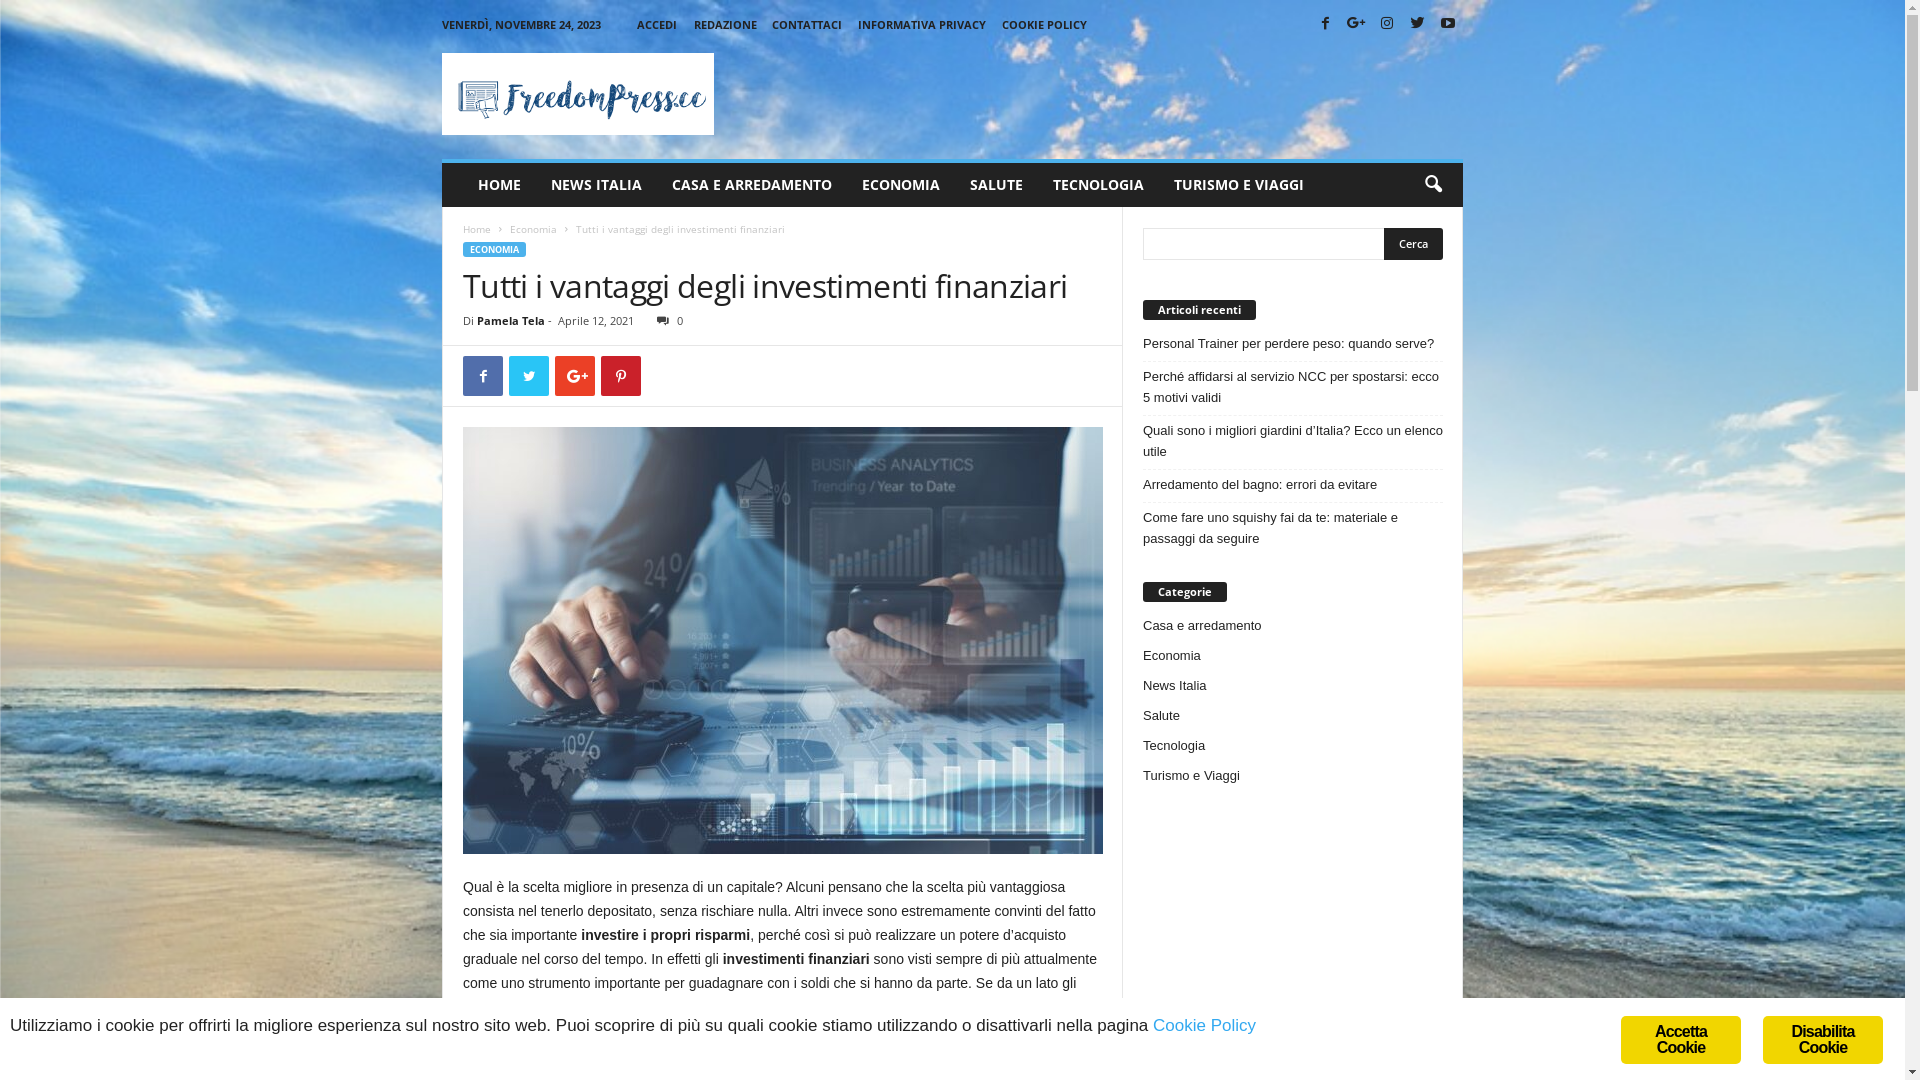 Image resolution: width=1920 pixels, height=1080 pixels. What do you see at coordinates (858, 24) in the screenshot?
I see `'INFORMATIVA PRIVACY'` at bounding box center [858, 24].